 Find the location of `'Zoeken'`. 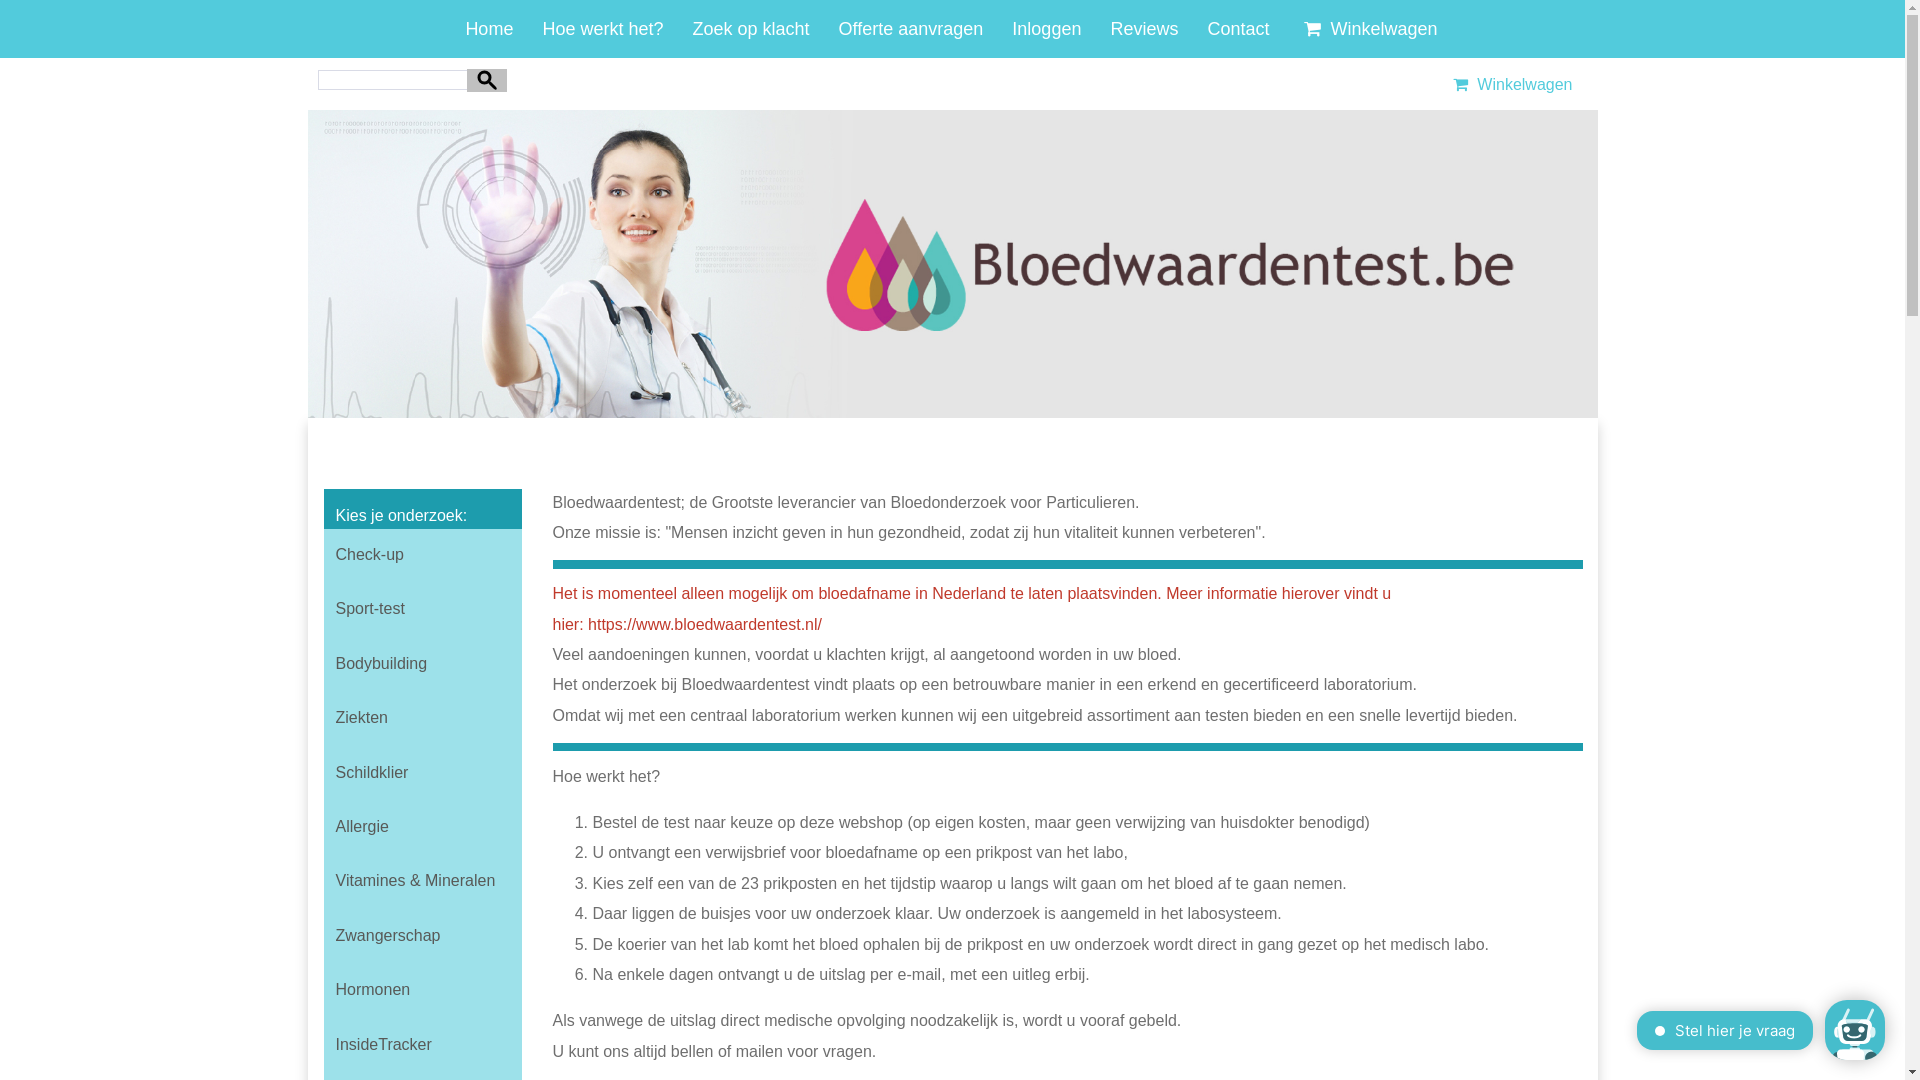

'Zoeken' is located at coordinates (486, 78).